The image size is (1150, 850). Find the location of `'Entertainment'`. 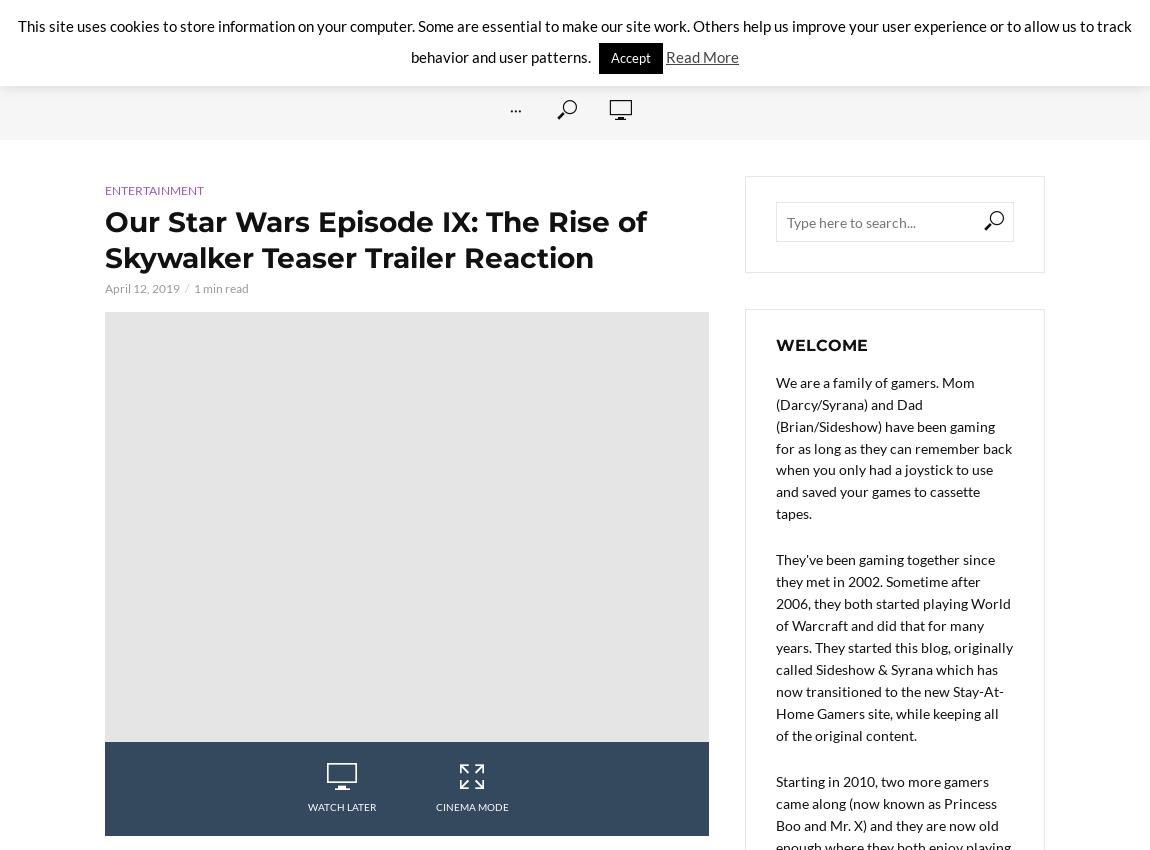

'Entertainment' is located at coordinates (103, 189).